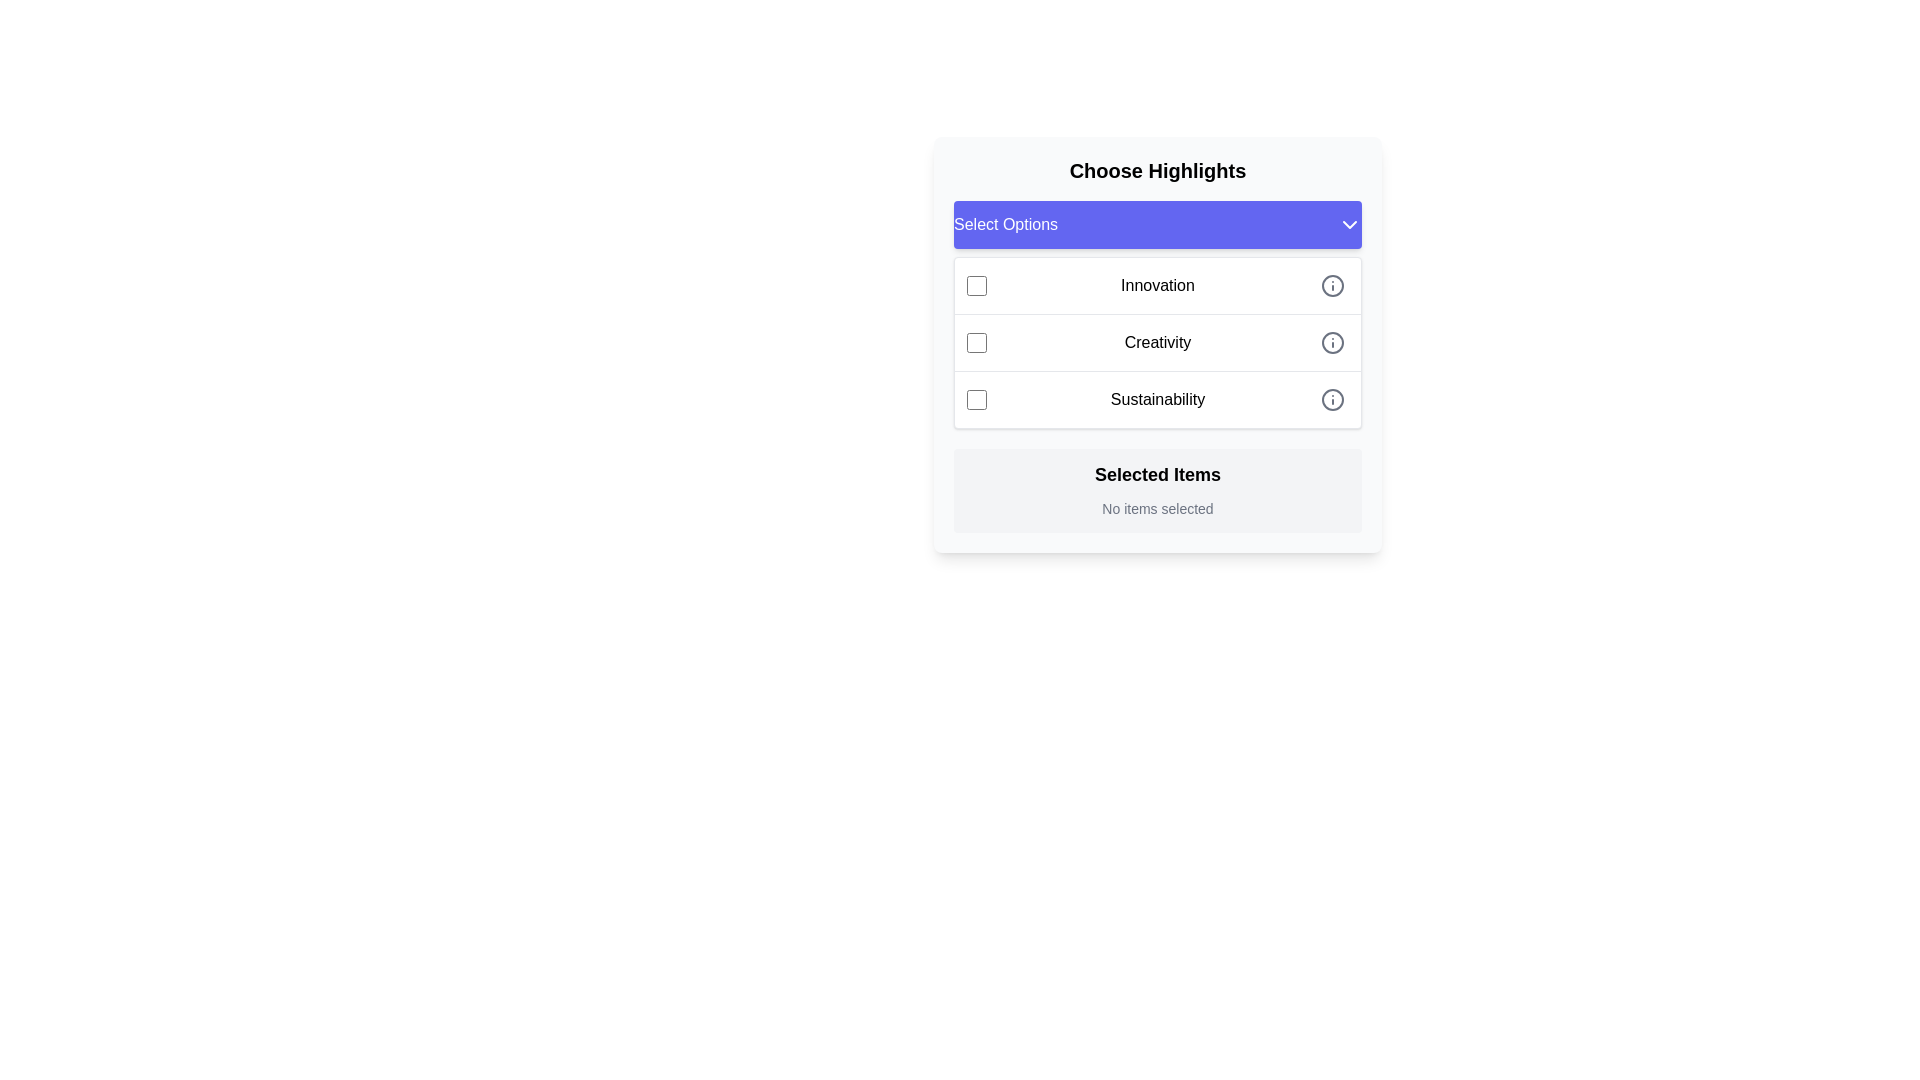 Image resolution: width=1920 pixels, height=1080 pixels. I want to click on the text label that says 'No items selected', which is located within the 'Selected Items' section, so click(1157, 508).